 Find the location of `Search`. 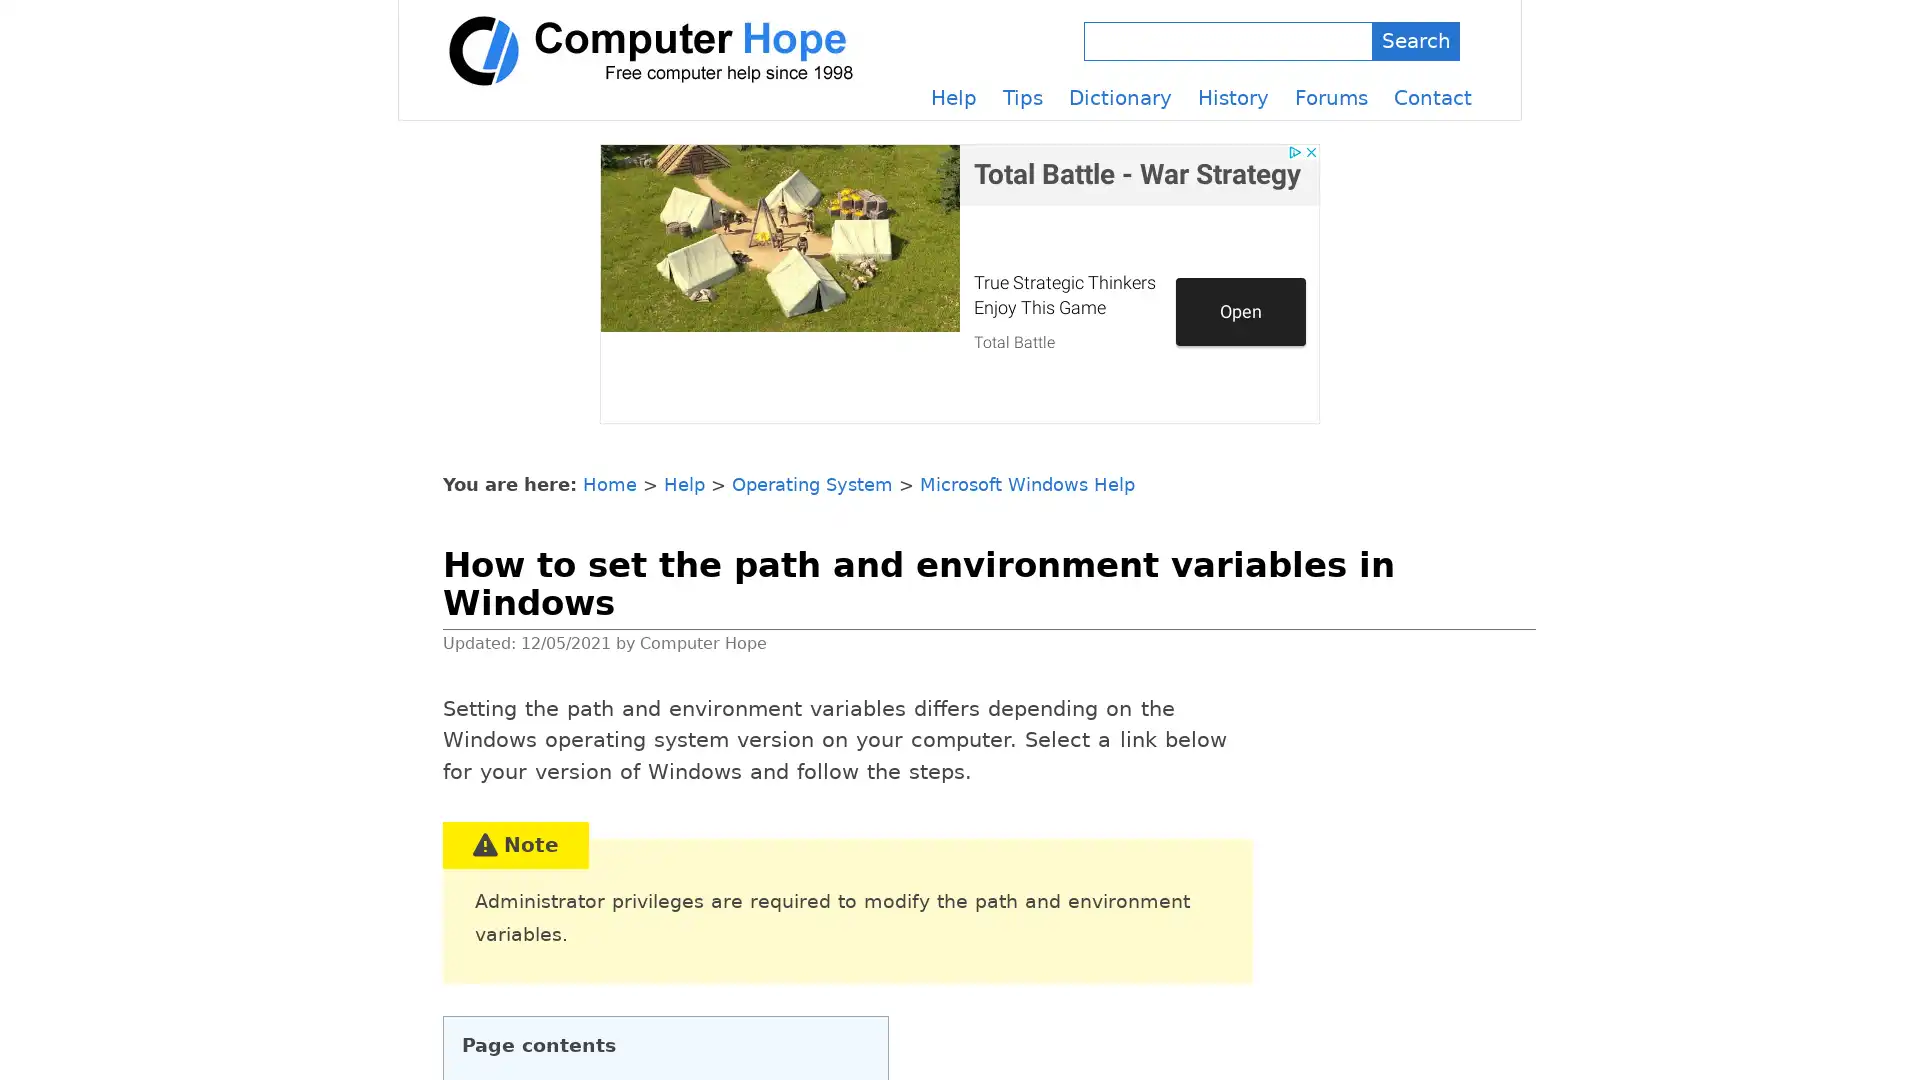

Search is located at coordinates (1415, 40).